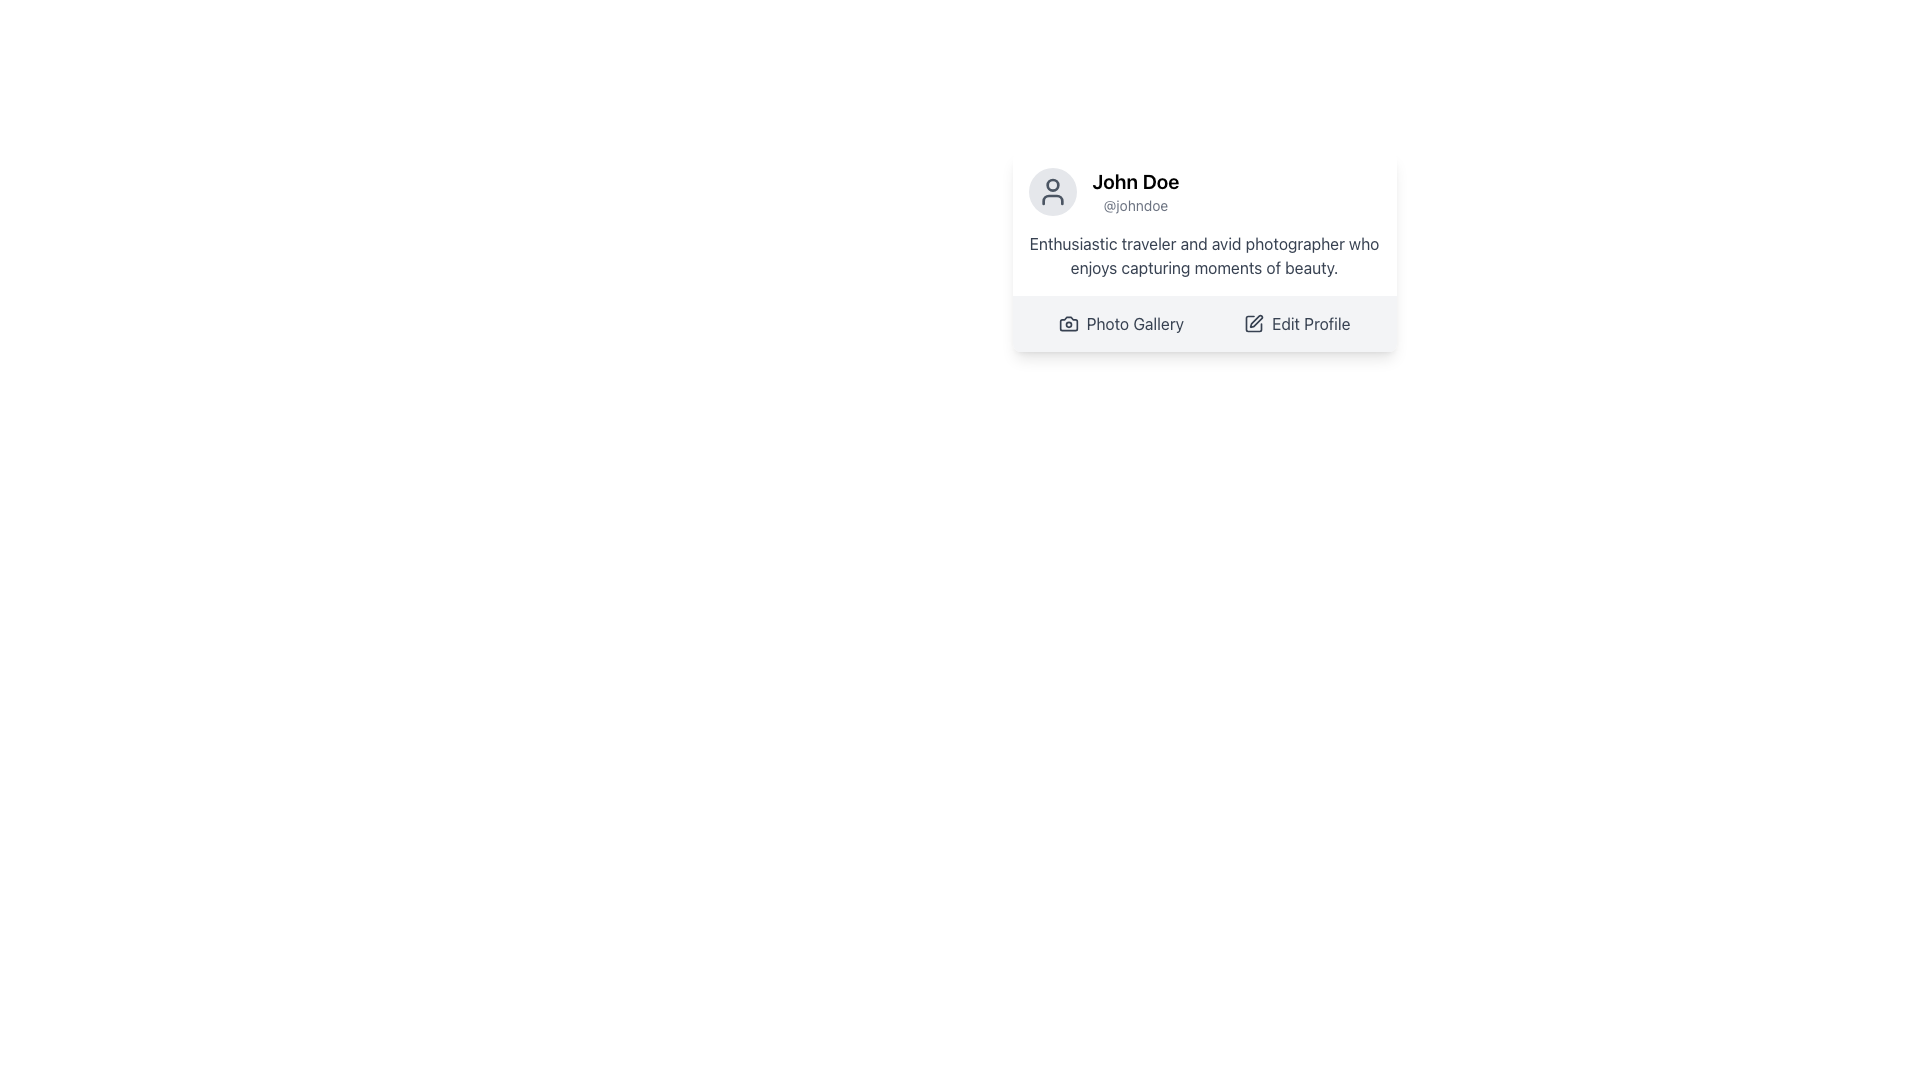  Describe the element at coordinates (1311, 323) in the screenshot. I see `the 'Edit Profile' button located at the bottom right of the user profile card` at that location.